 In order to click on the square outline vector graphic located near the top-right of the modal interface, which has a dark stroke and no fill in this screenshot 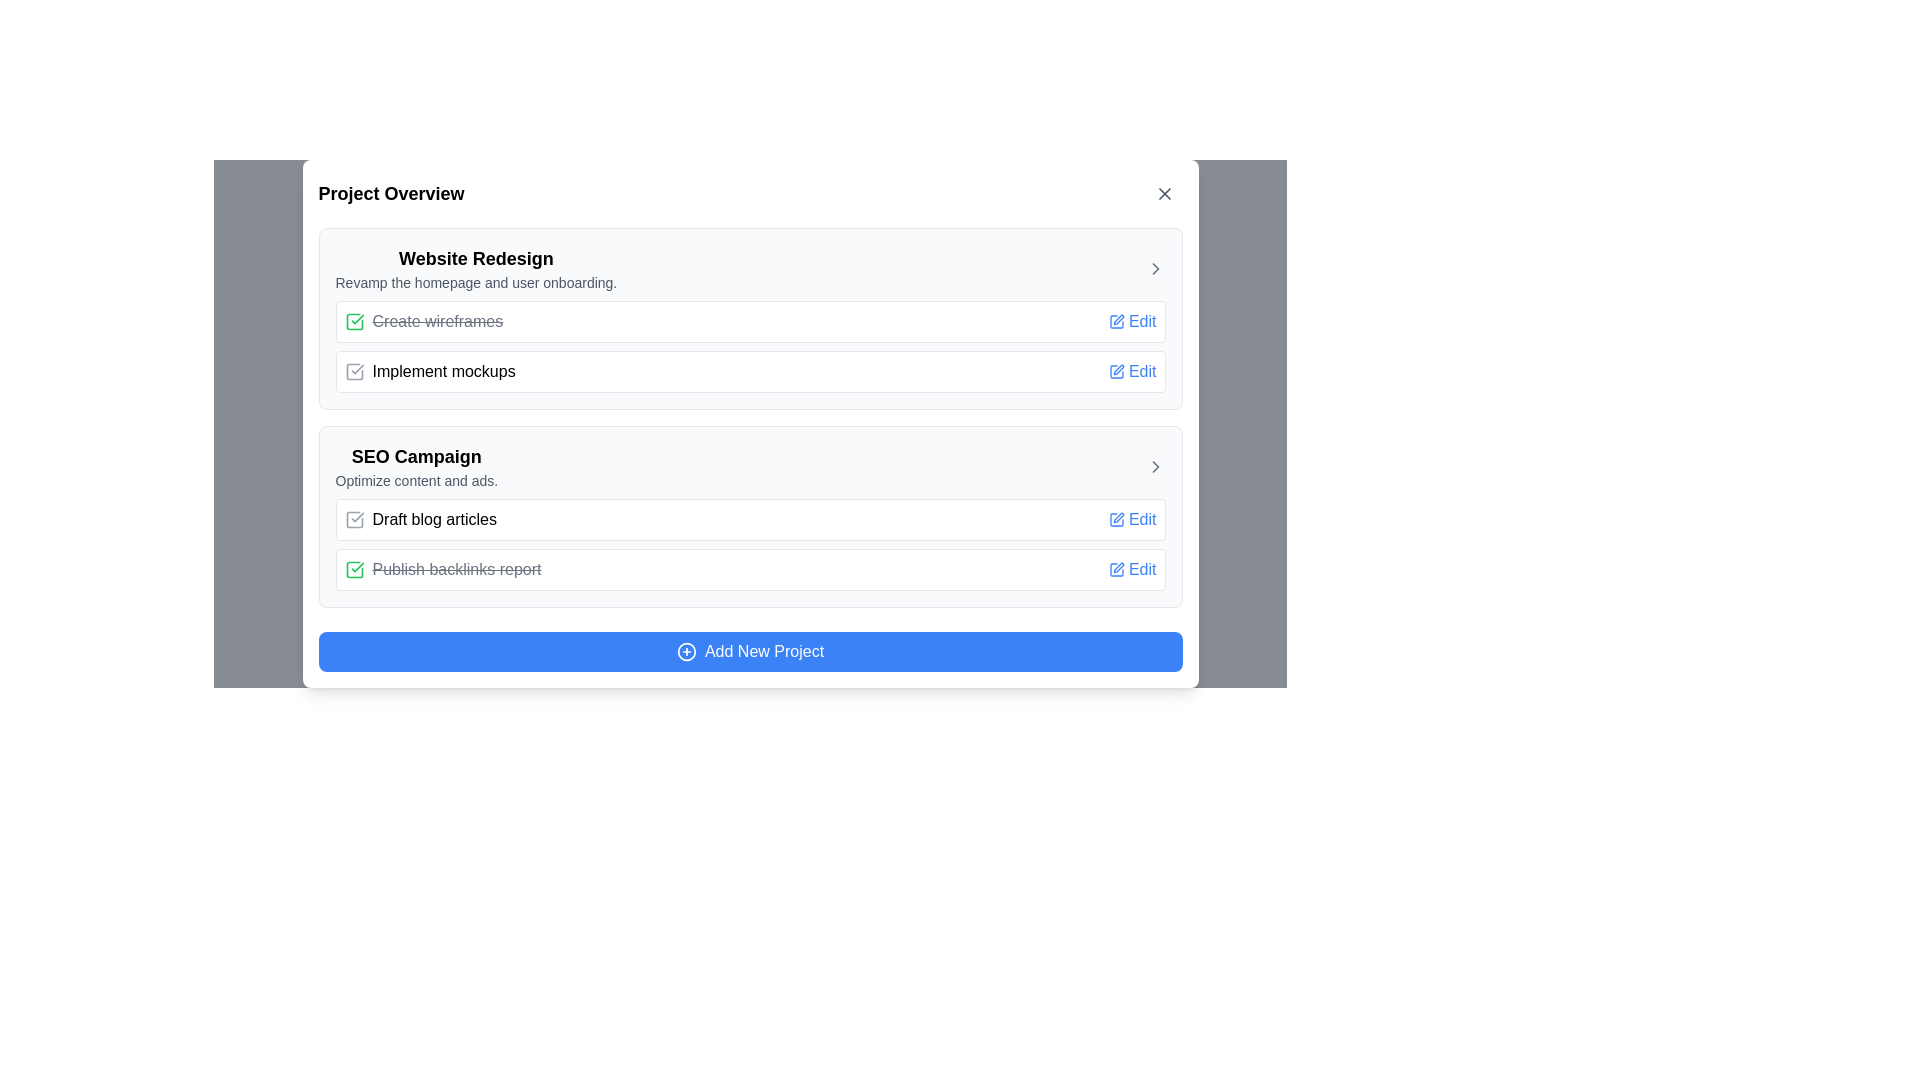, I will do `click(1115, 371)`.